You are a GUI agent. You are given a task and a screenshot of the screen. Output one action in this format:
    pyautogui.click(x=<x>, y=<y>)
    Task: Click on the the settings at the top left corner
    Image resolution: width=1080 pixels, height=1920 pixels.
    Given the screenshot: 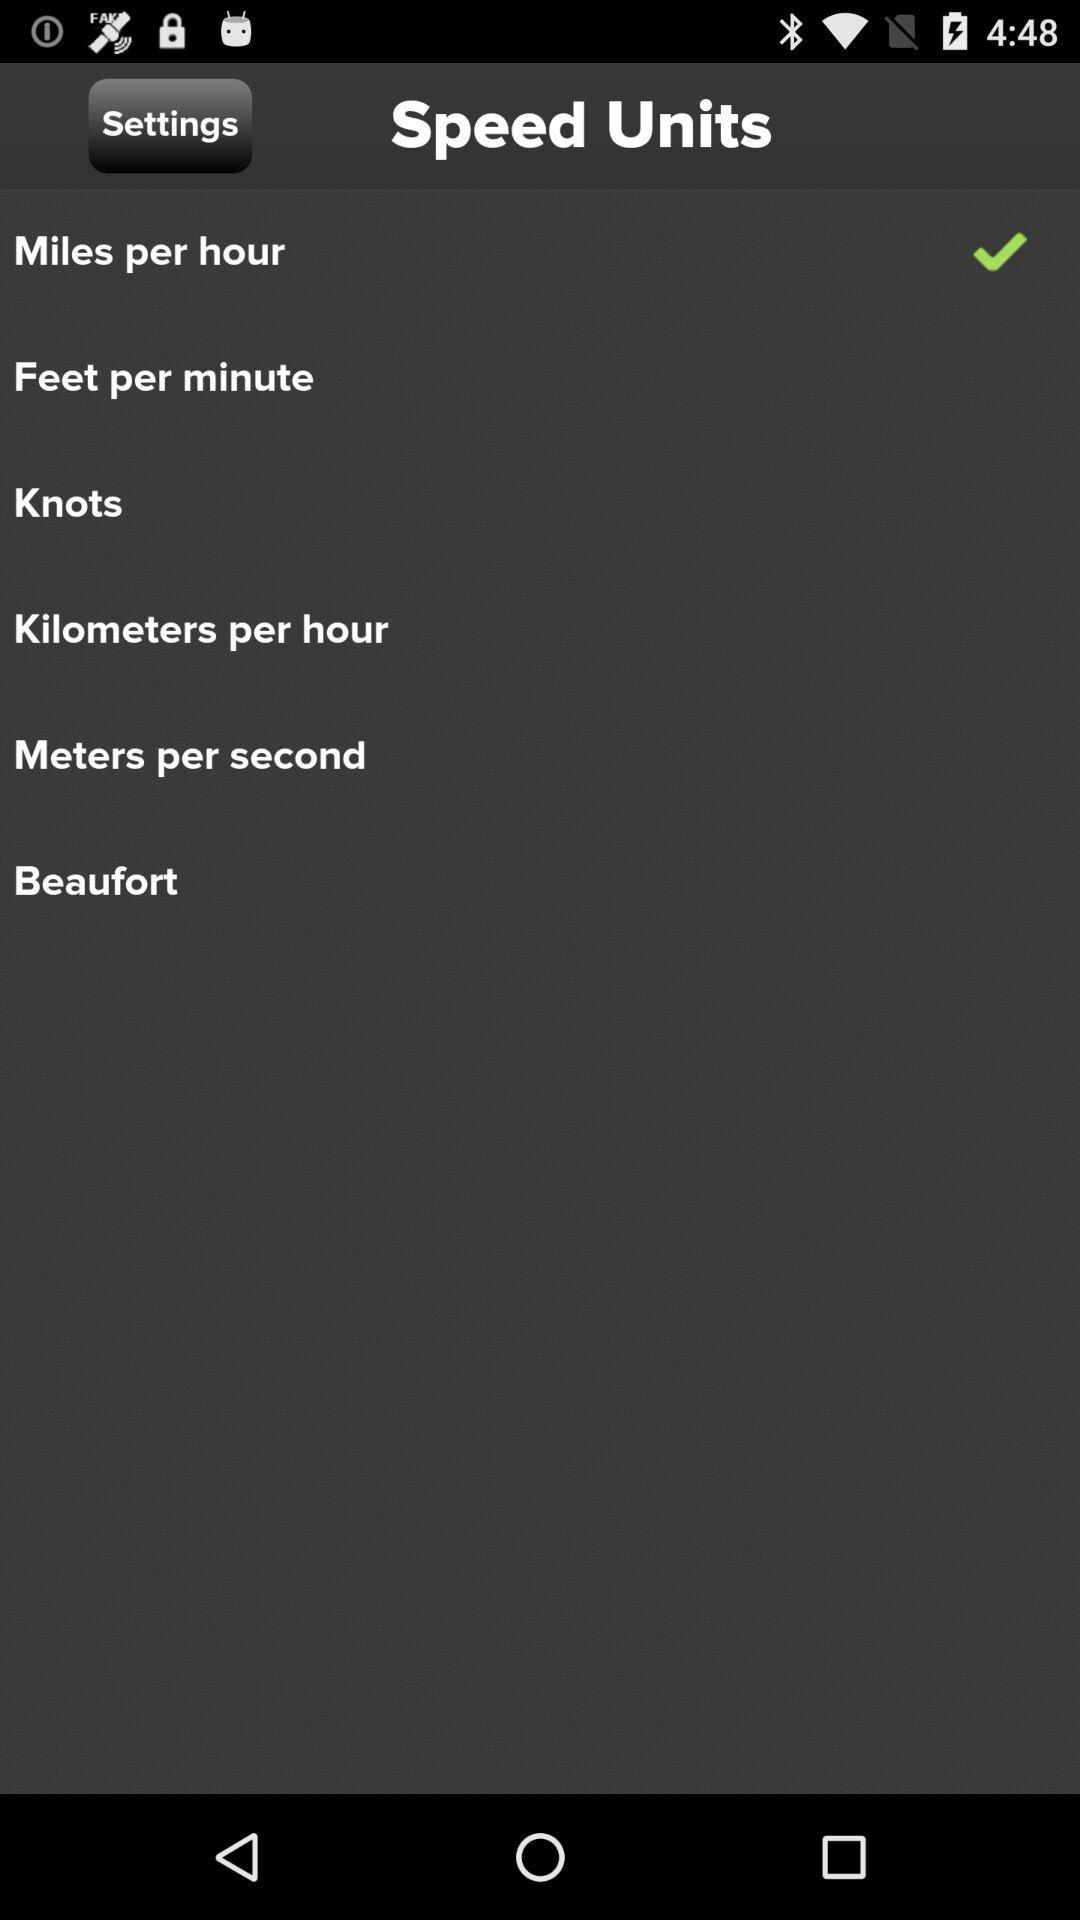 What is the action you would take?
    pyautogui.click(x=169, y=124)
    